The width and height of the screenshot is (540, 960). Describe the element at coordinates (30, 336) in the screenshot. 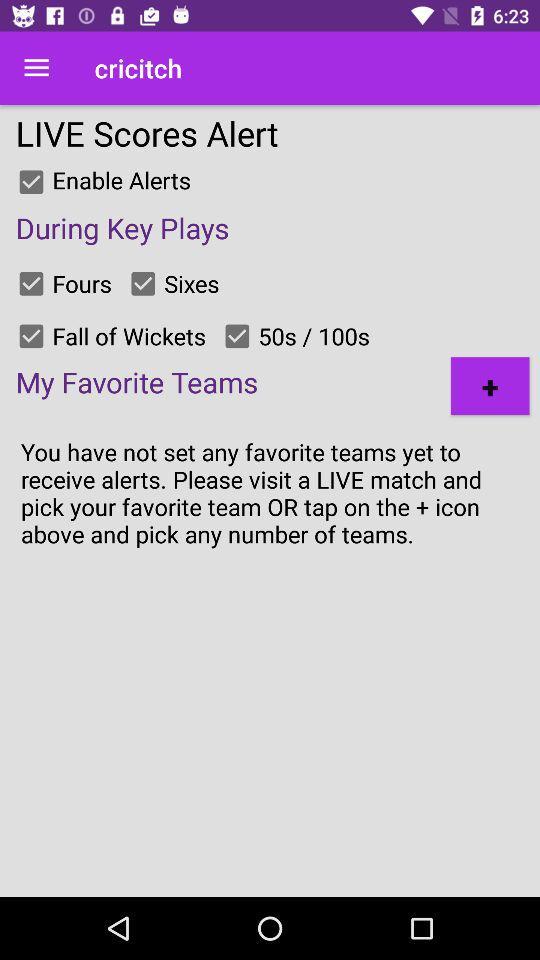

I see `the icon next to the fall of wickets` at that location.